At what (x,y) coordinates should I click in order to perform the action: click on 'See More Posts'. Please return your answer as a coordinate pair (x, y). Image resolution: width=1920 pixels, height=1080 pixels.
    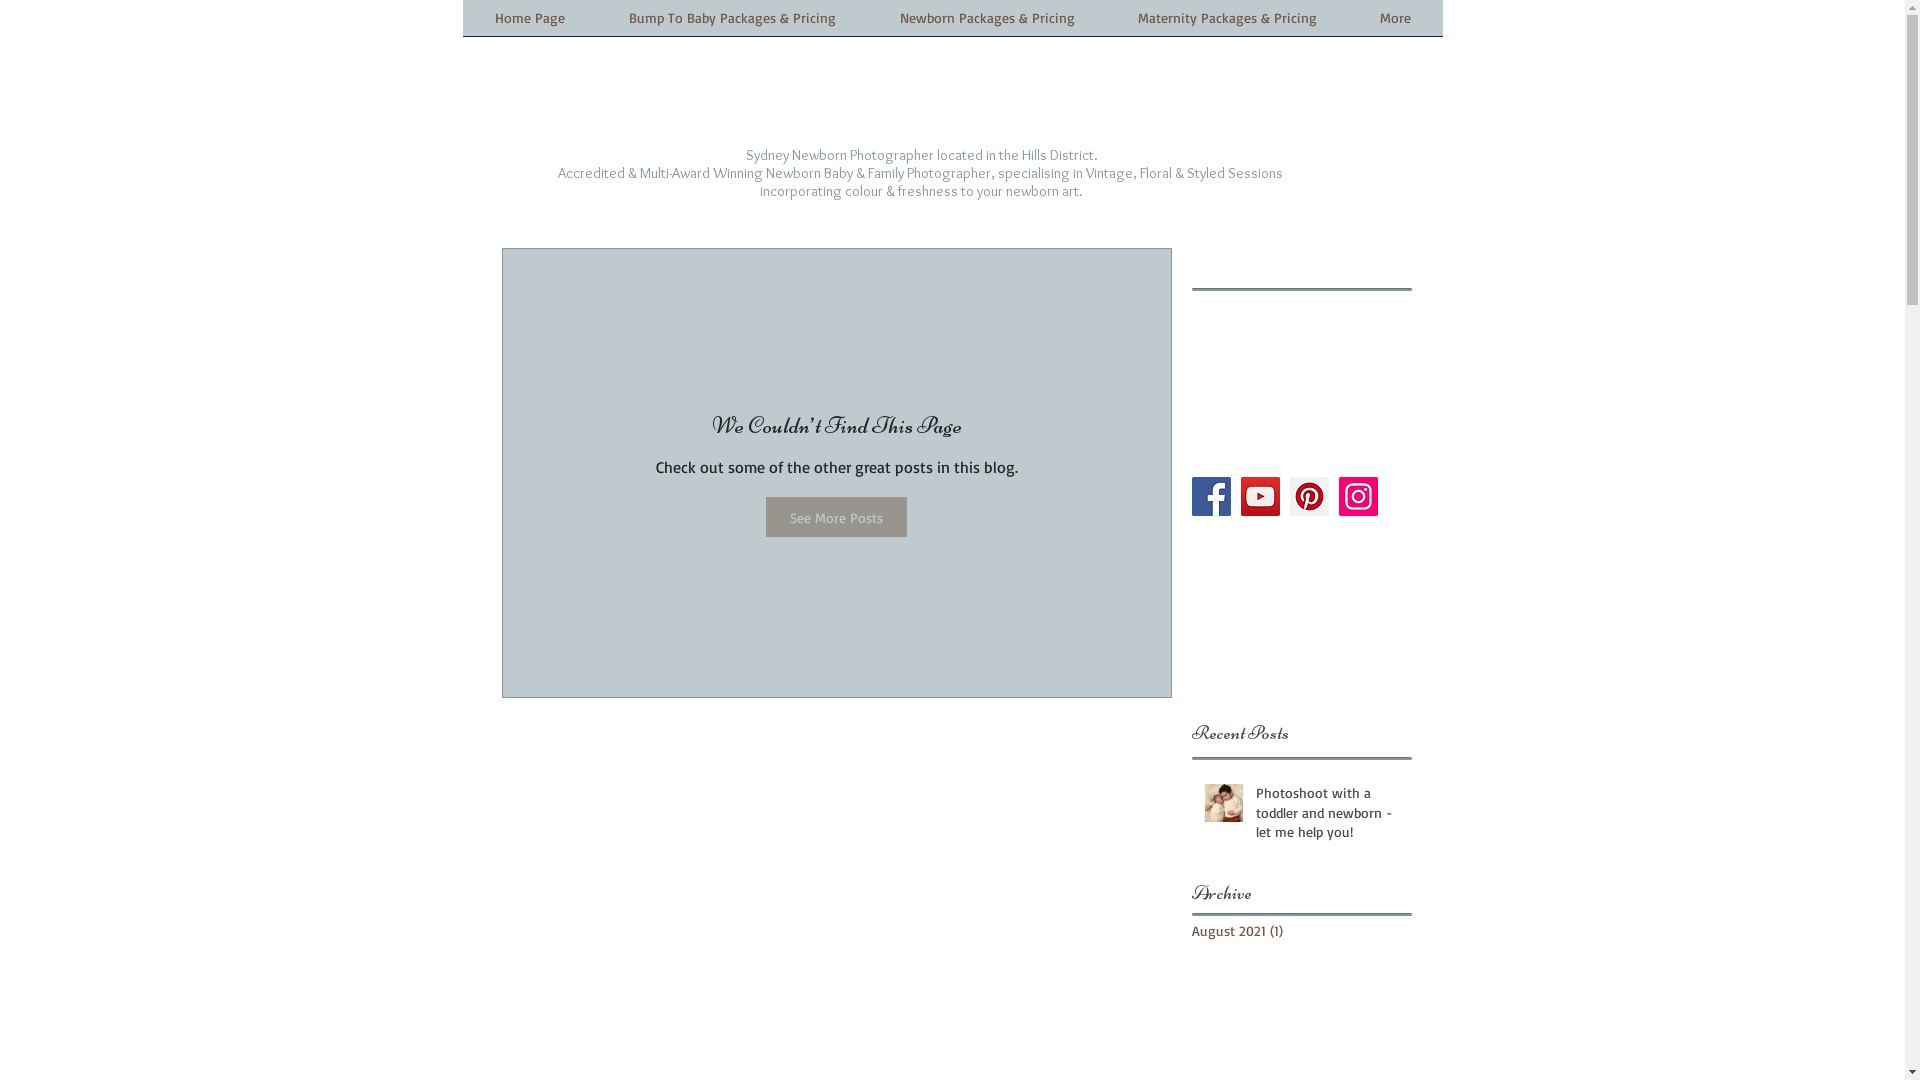
    Looking at the image, I should click on (836, 515).